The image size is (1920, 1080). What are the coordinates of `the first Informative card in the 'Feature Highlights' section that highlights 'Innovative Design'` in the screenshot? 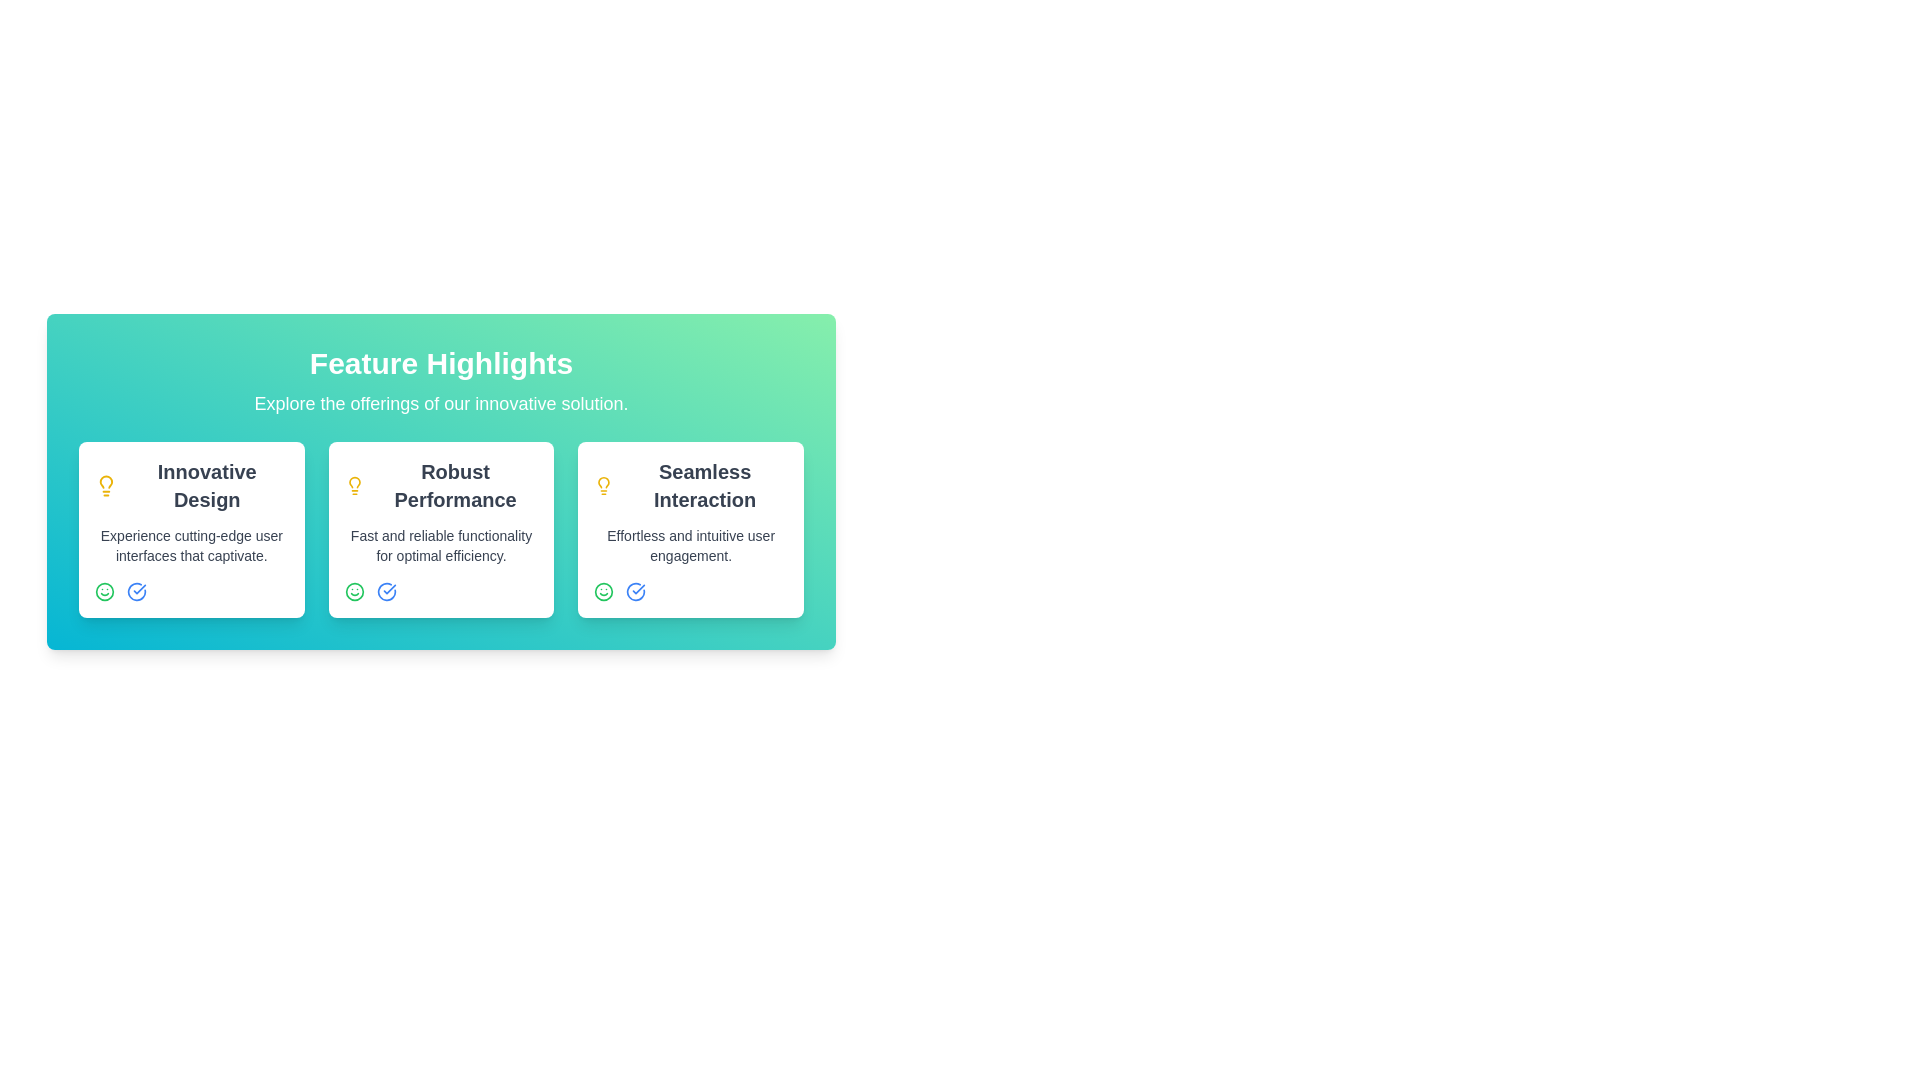 It's located at (191, 528).